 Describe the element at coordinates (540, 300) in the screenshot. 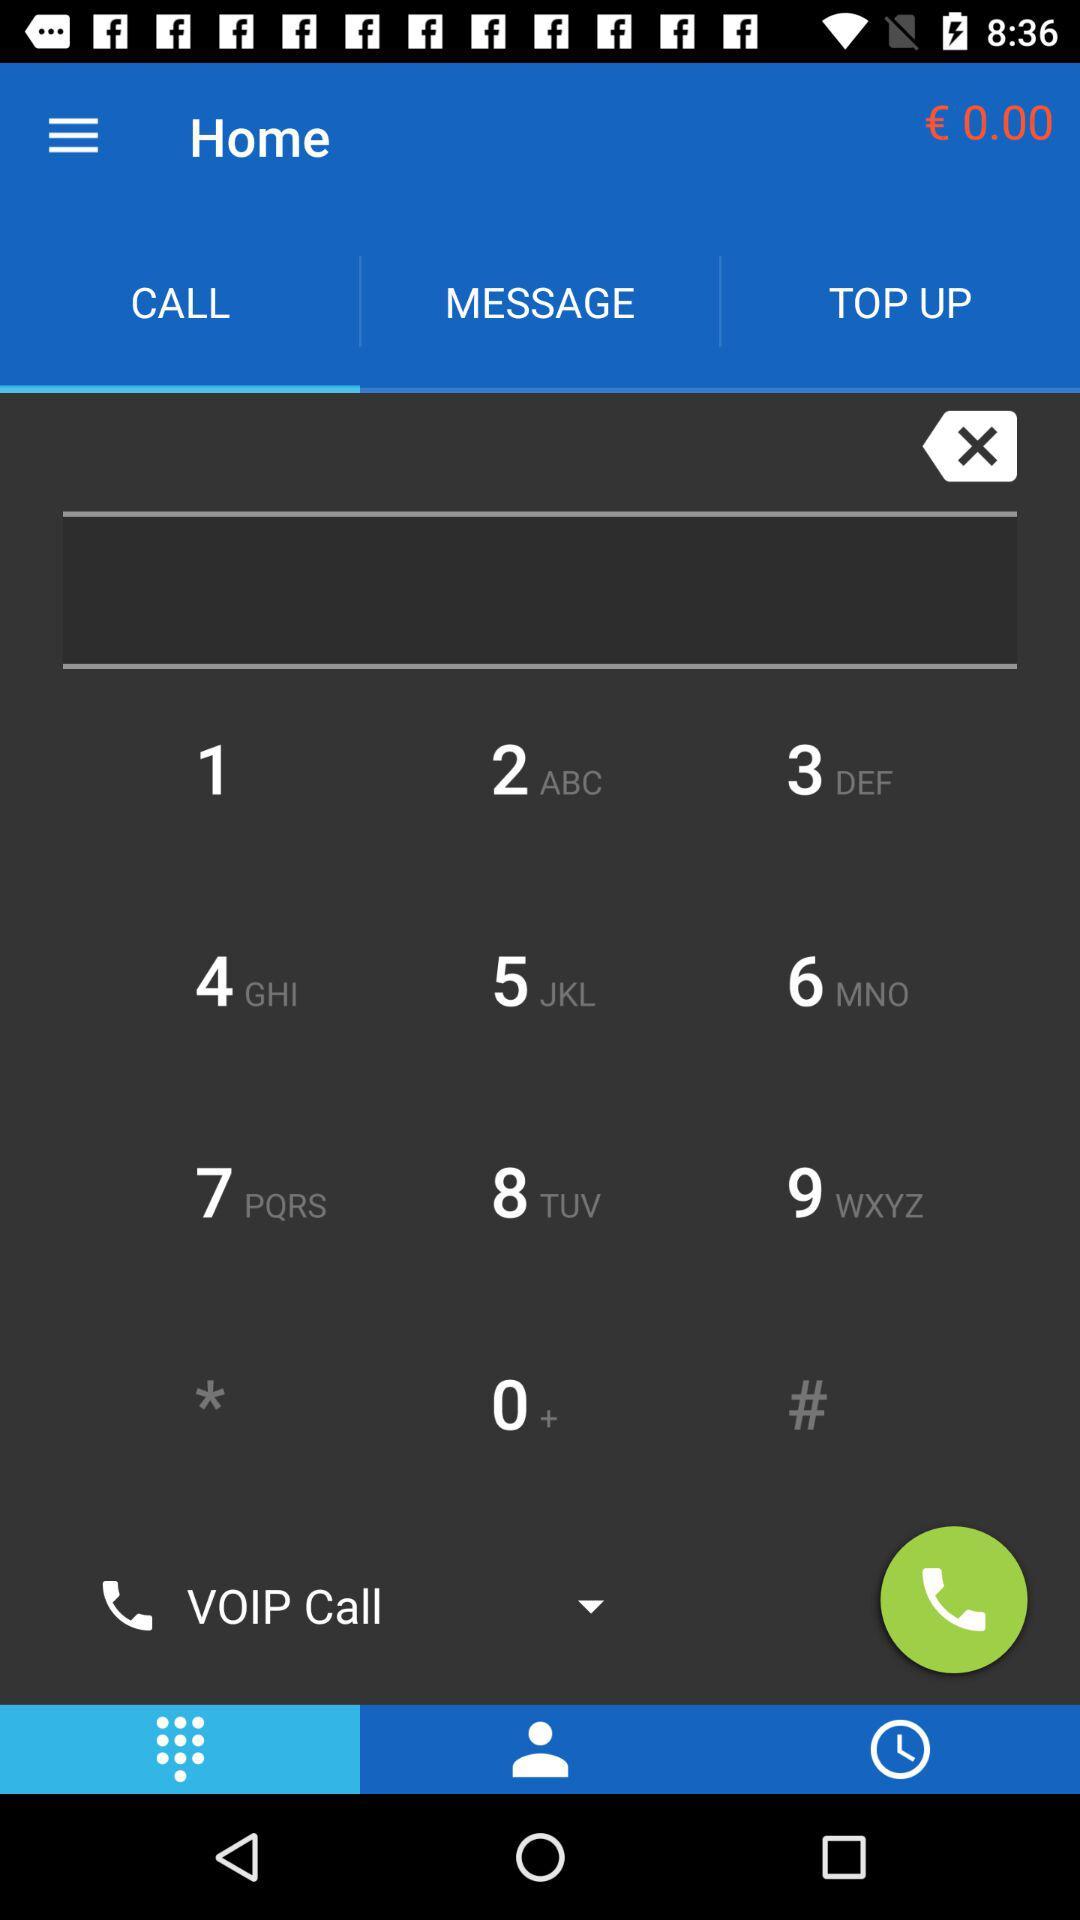

I see `app to the left of the top up icon` at that location.